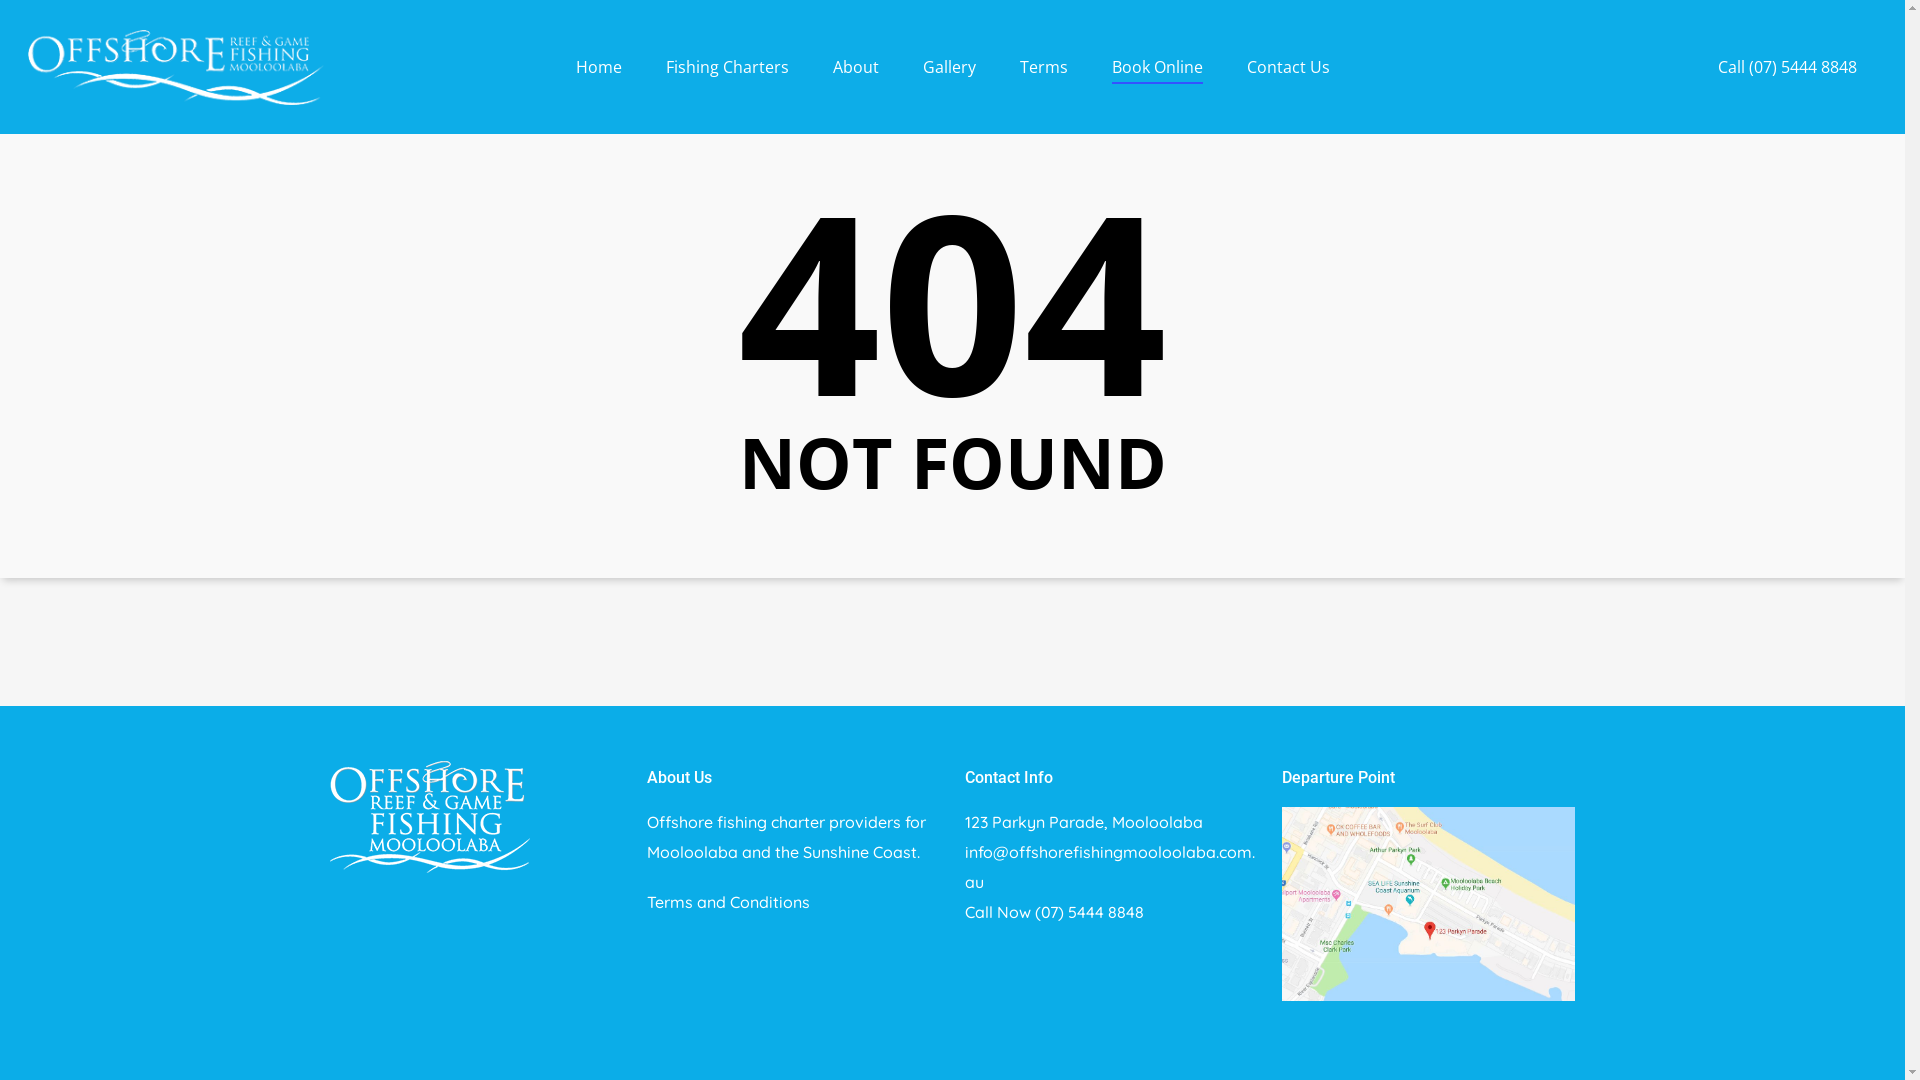 The height and width of the screenshot is (1080, 1920). What do you see at coordinates (947, 80) in the screenshot?
I see `'Gallery'` at bounding box center [947, 80].